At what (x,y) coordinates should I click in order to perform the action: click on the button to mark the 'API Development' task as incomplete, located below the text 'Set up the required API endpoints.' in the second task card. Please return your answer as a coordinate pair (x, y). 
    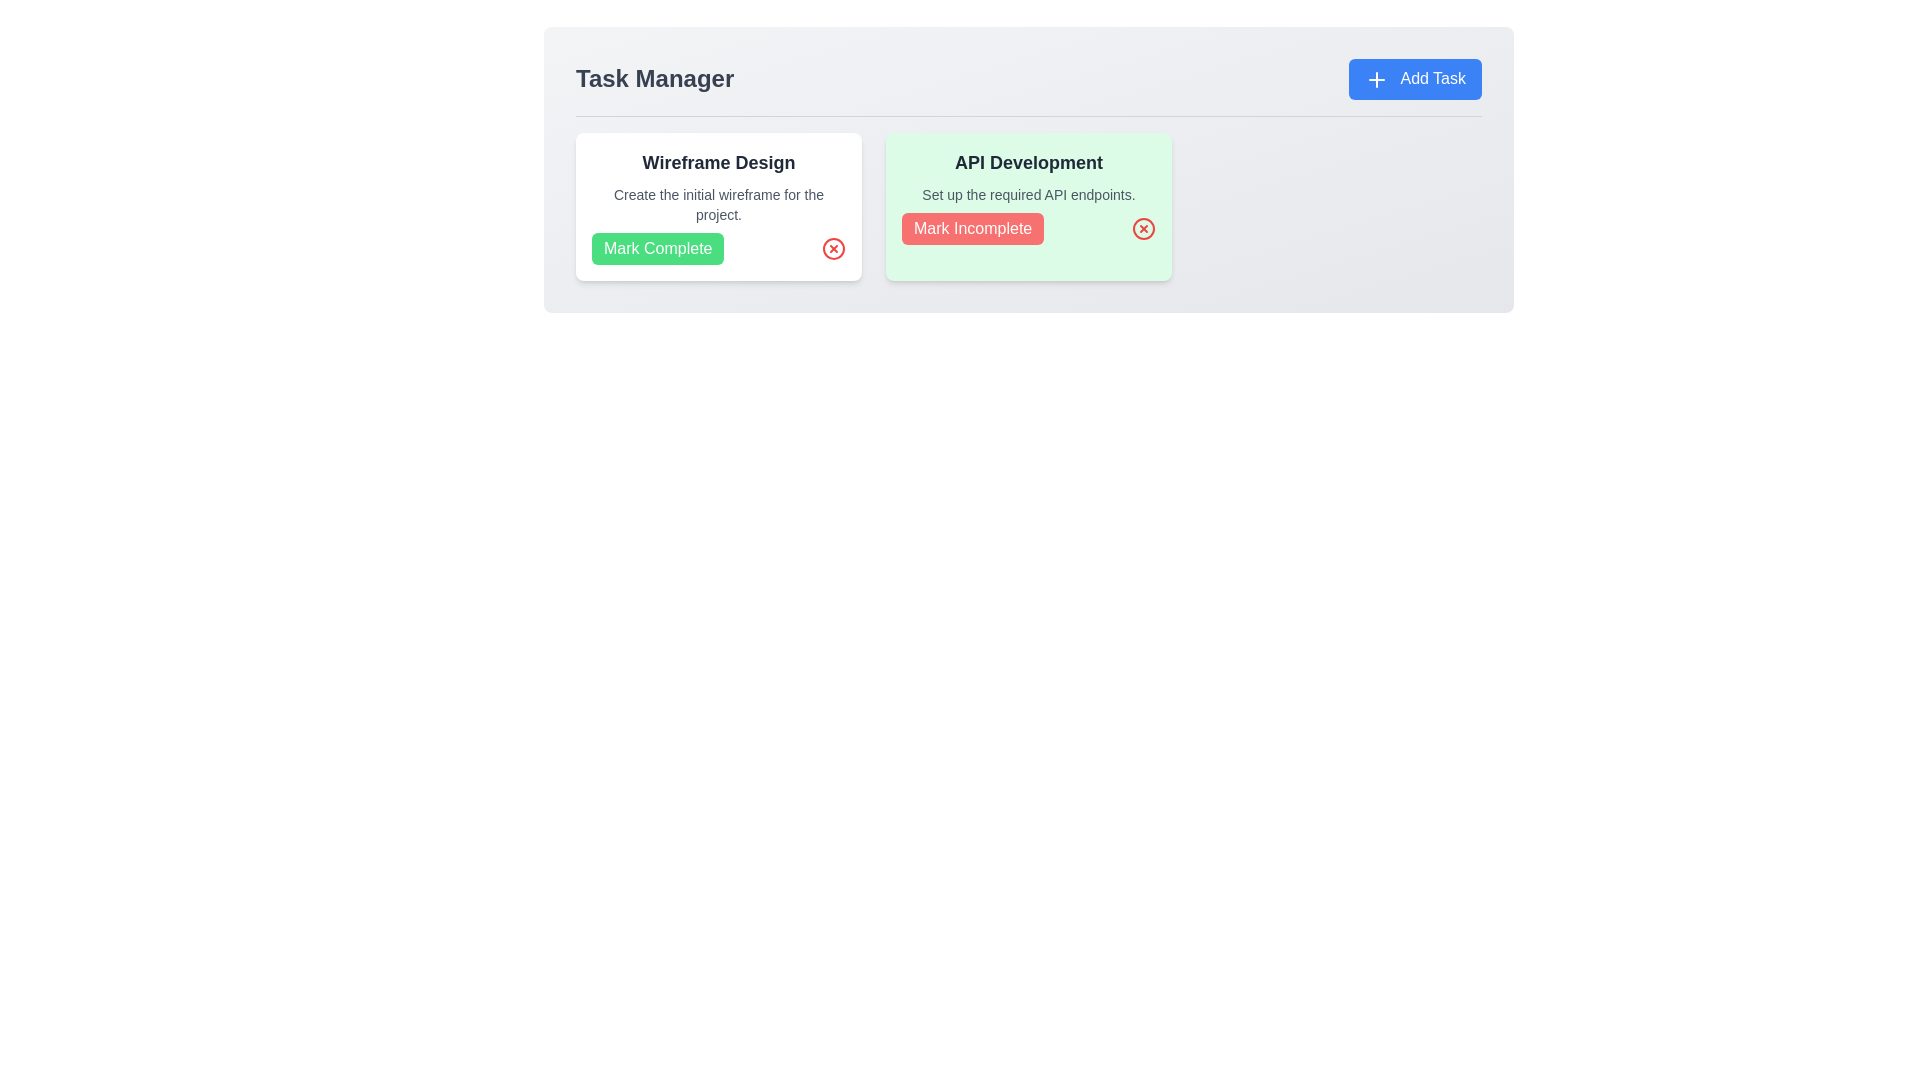
    Looking at the image, I should click on (1028, 226).